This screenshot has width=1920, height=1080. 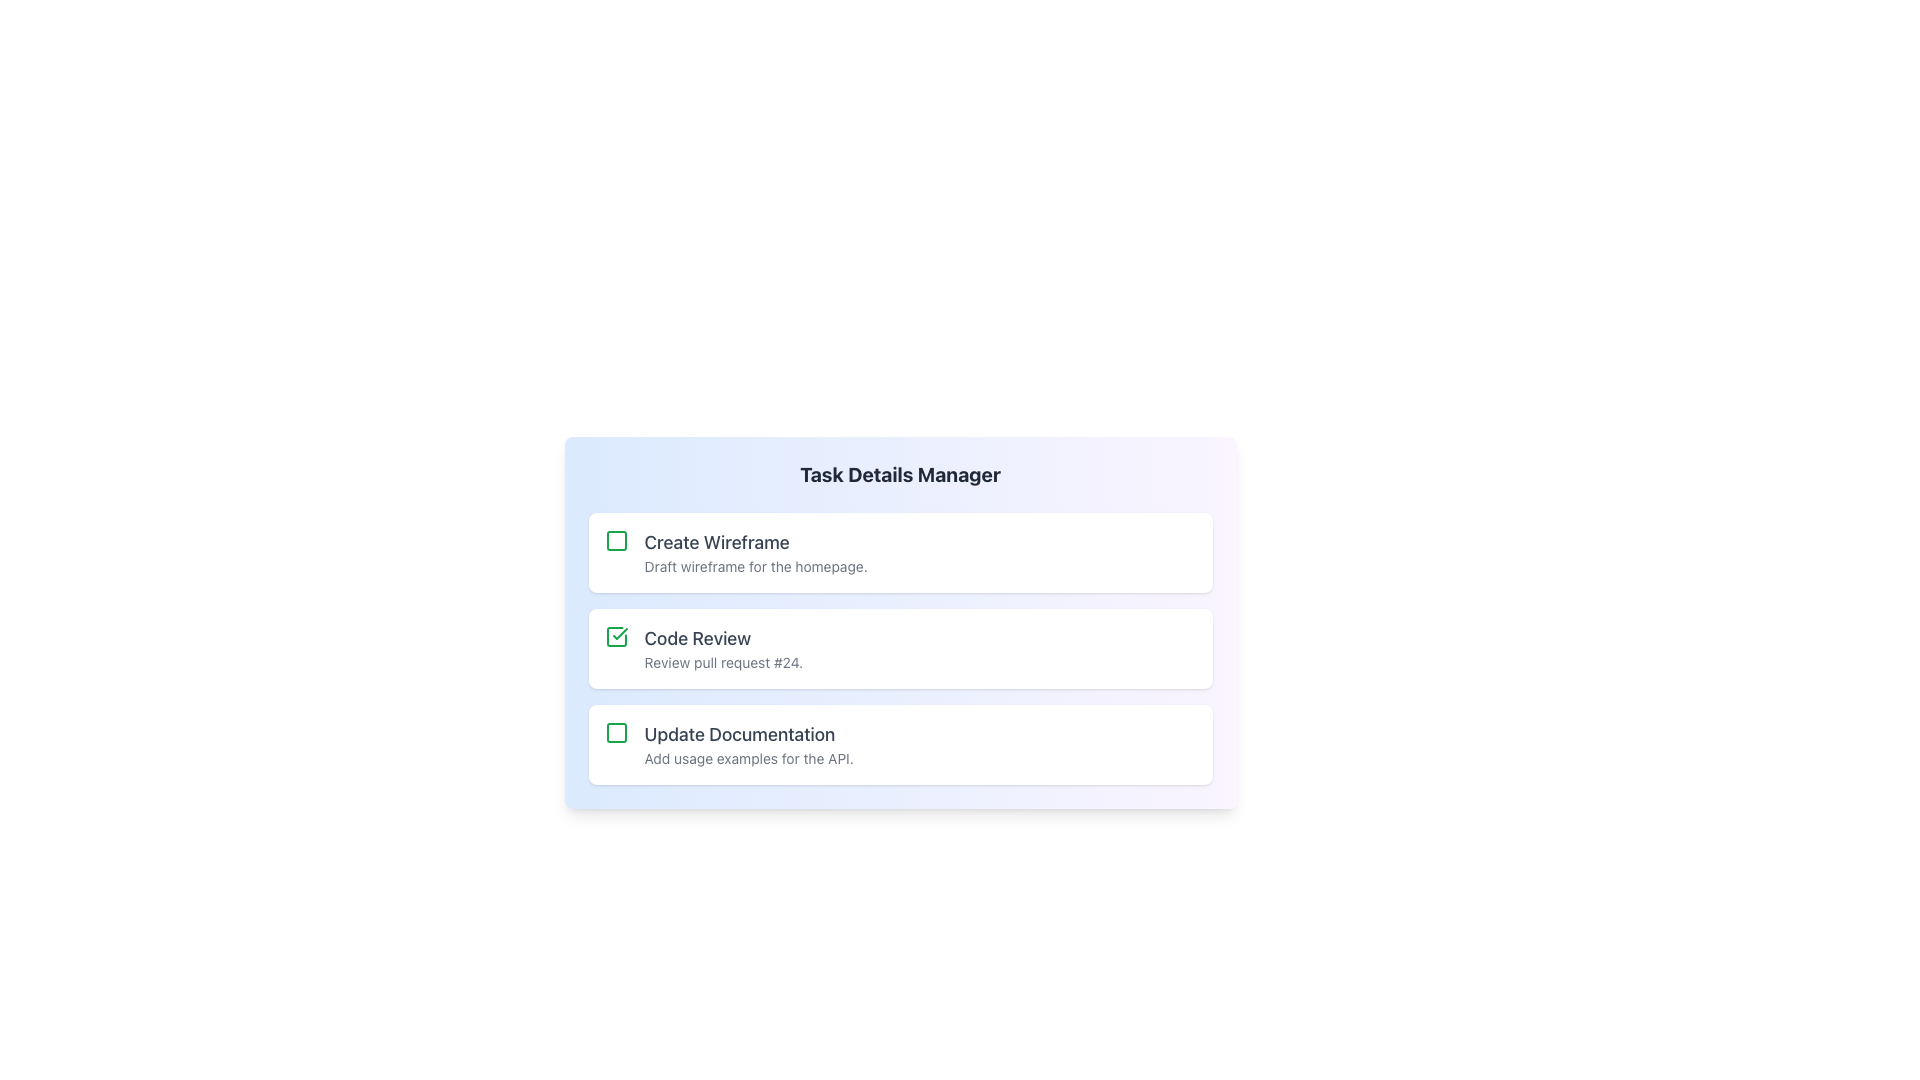 I want to click on title and description of the first task item card in the task list, which is located at the top of the list above 'Code Review' and 'Update Documentation.', so click(x=899, y=552).